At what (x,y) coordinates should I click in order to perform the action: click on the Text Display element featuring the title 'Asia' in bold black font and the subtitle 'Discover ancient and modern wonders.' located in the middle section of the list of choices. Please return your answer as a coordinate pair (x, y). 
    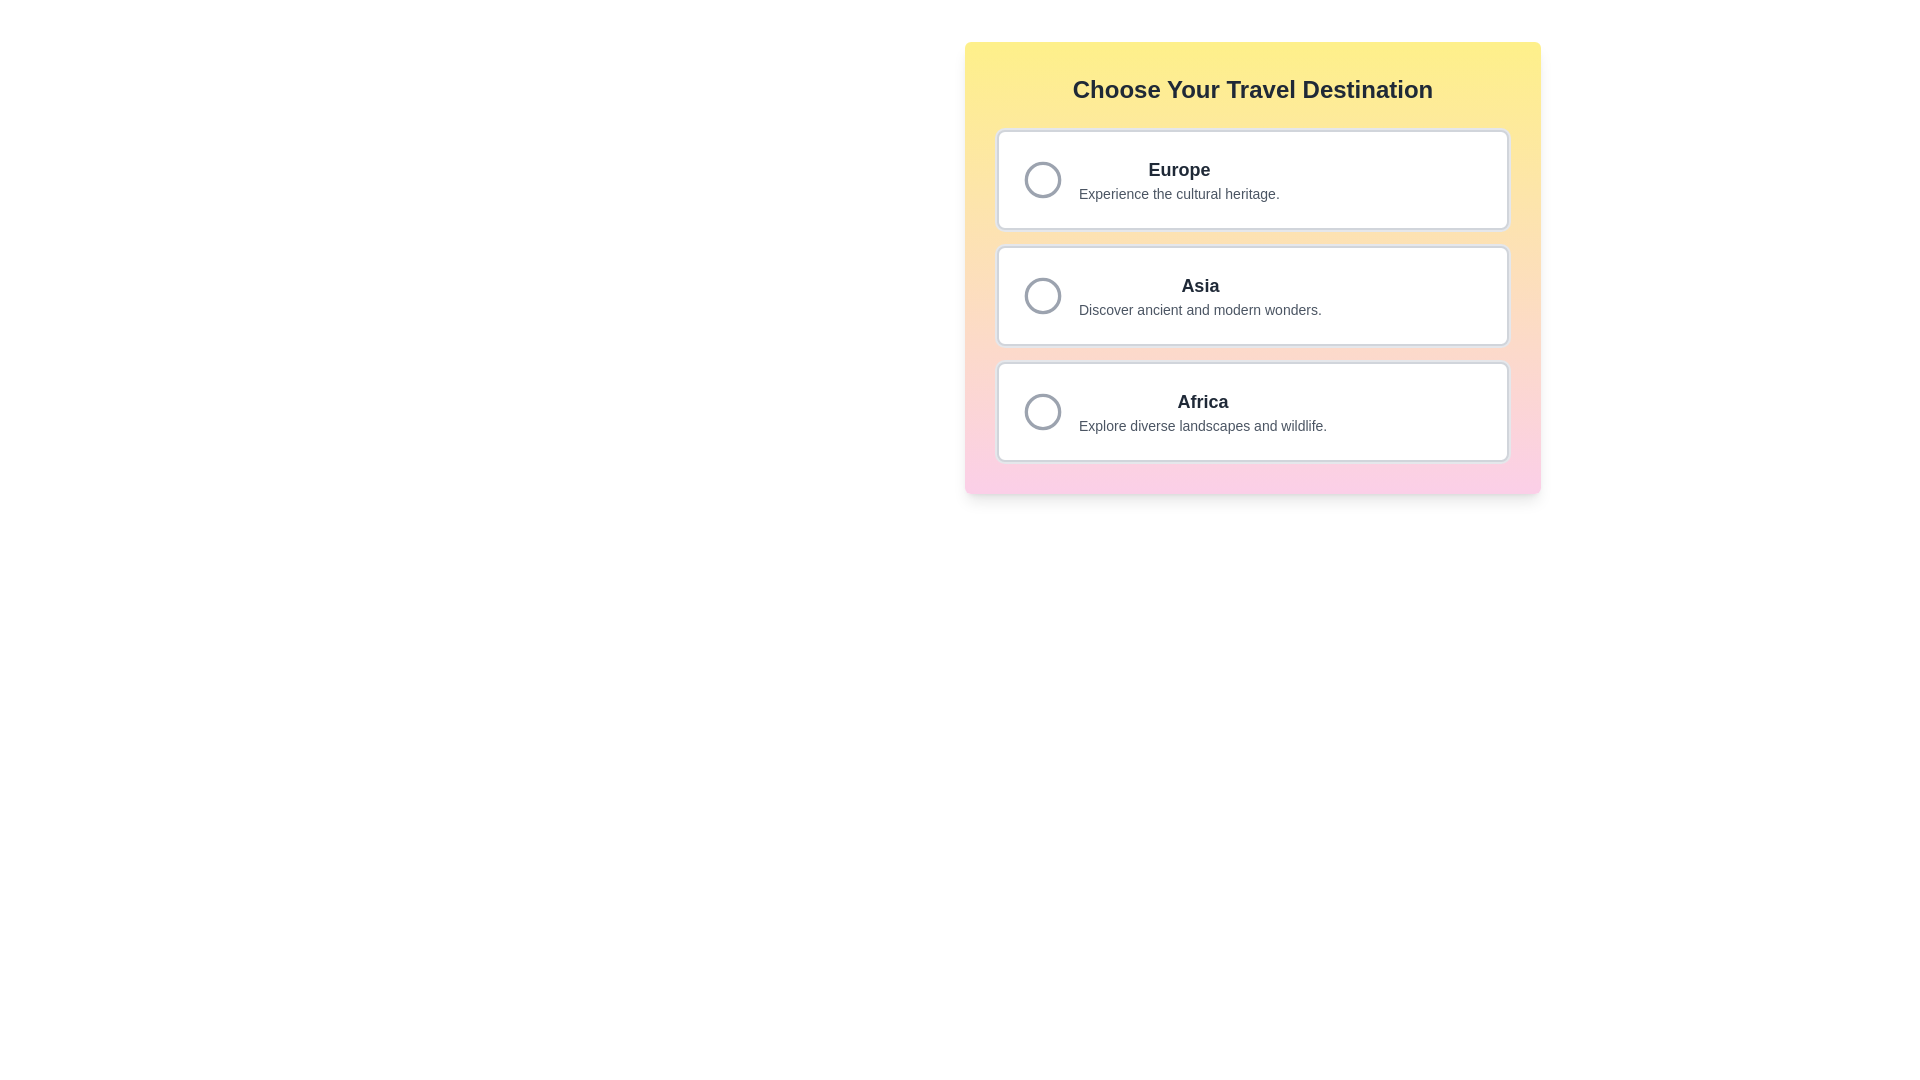
    Looking at the image, I should click on (1200, 296).